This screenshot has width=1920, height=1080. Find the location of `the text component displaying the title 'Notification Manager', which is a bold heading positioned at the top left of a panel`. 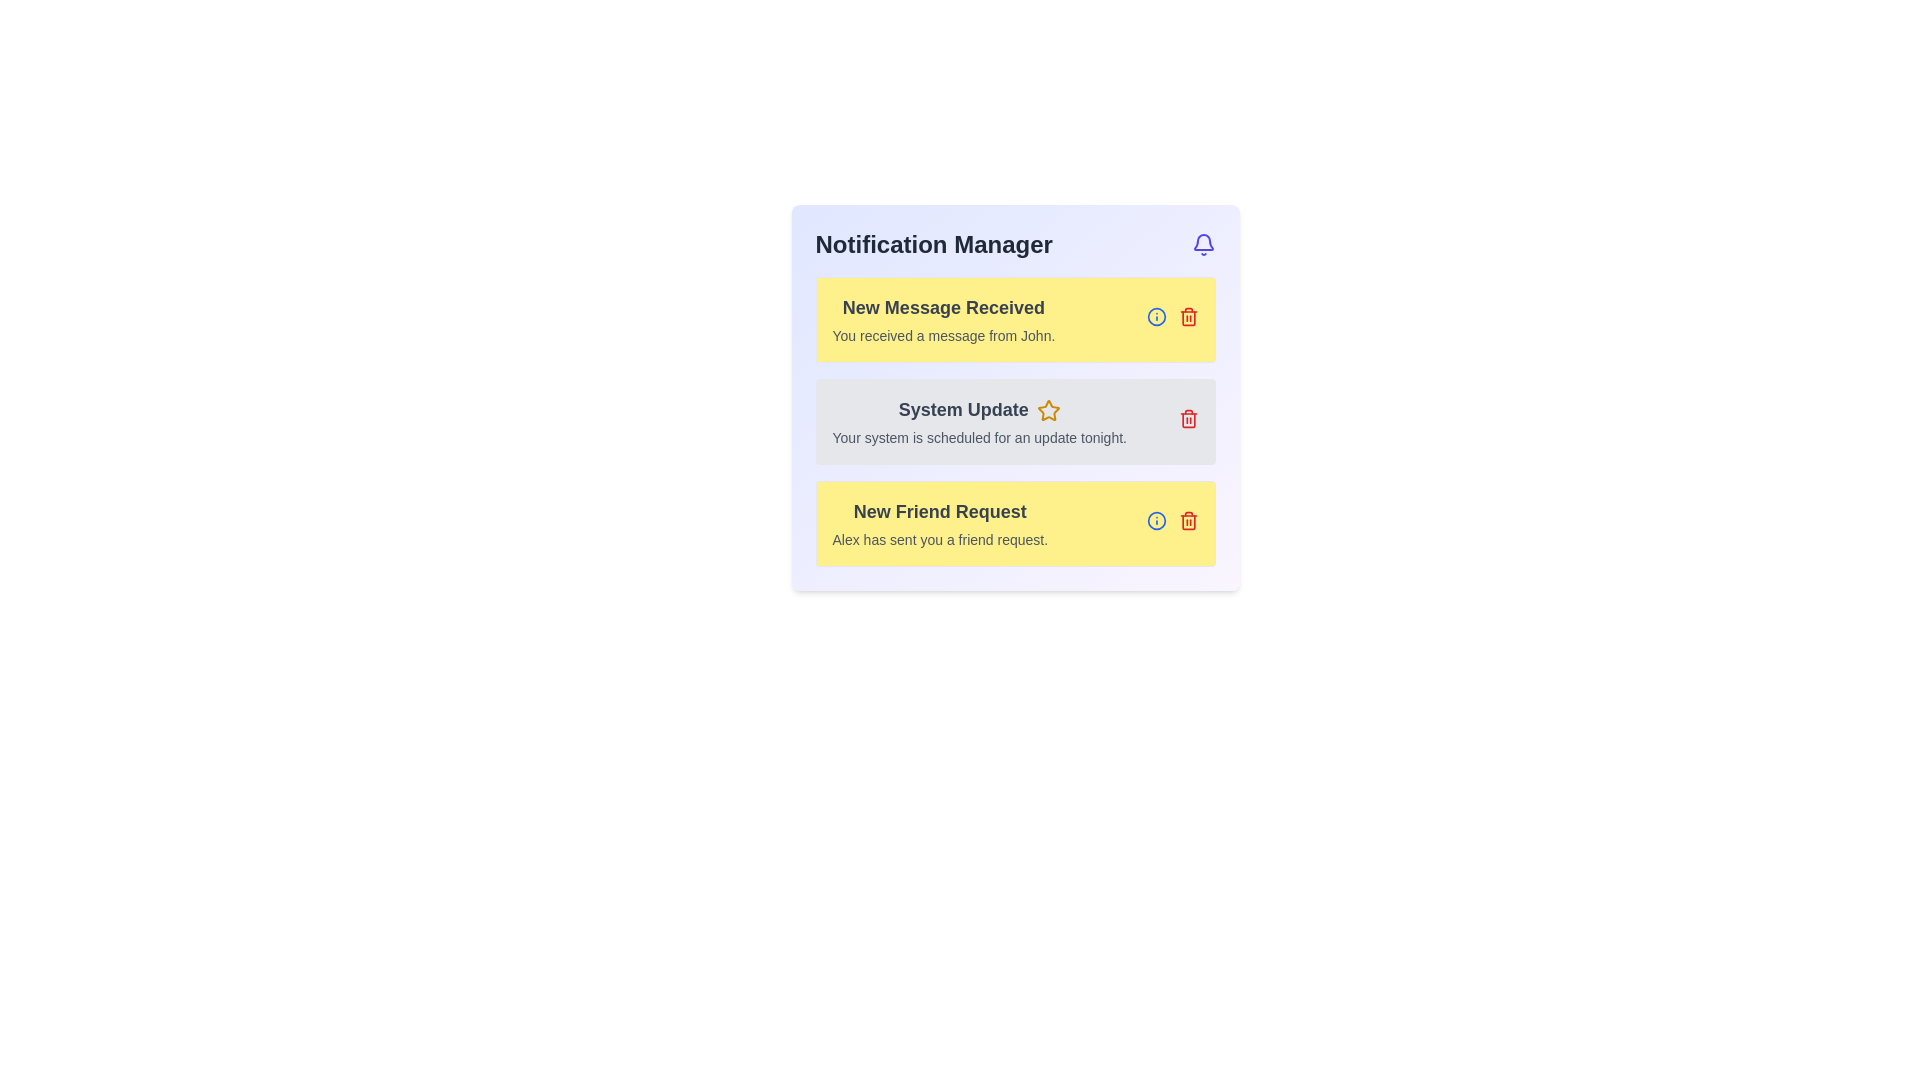

the text component displaying the title 'Notification Manager', which is a bold heading positioned at the top left of a panel is located at coordinates (933, 244).